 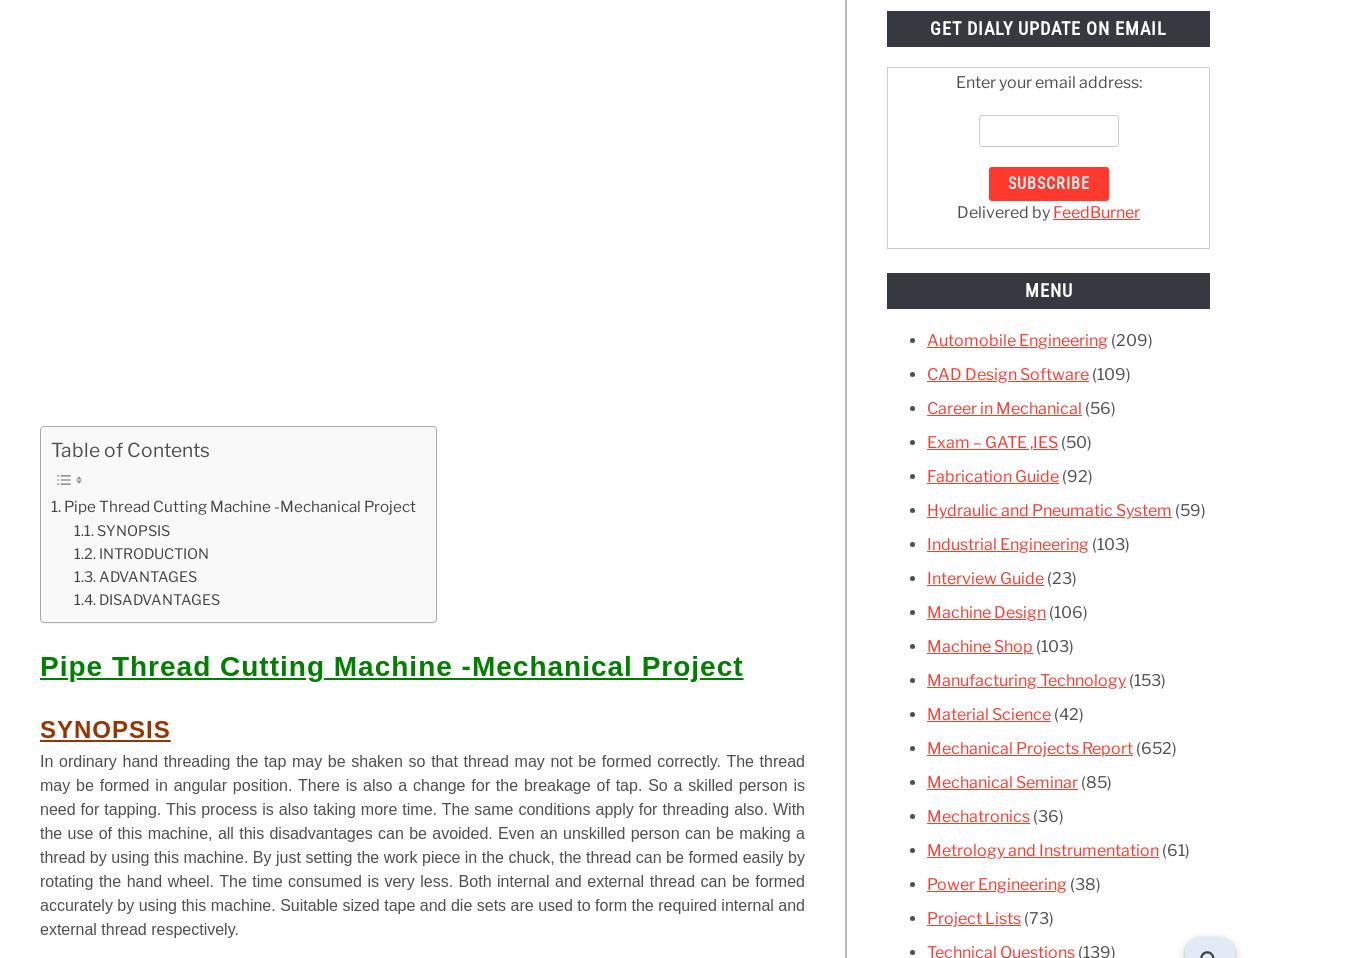 What do you see at coordinates (929, 27) in the screenshot?
I see `'Get Dialy Update On Email'` at bounding box center [929, 27].